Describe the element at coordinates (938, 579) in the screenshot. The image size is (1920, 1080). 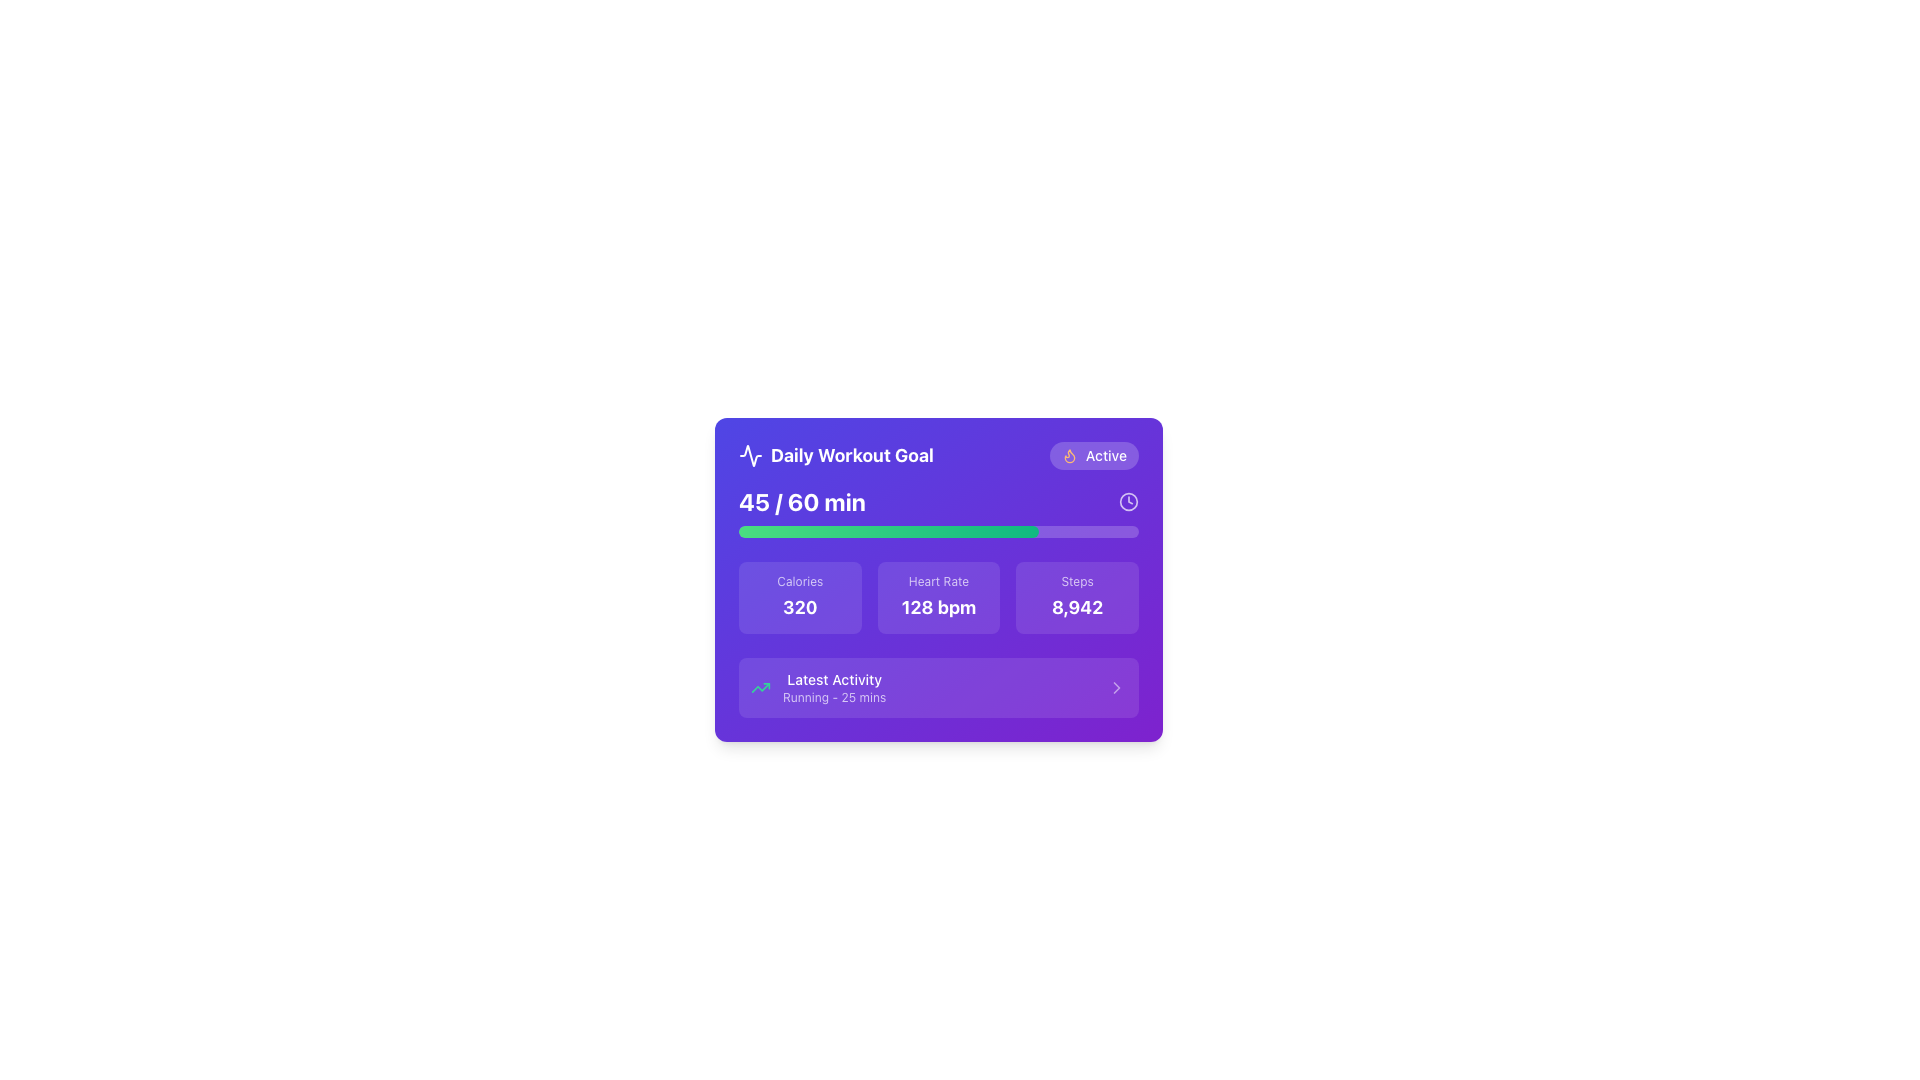
I see `the Information panel that summarizes daily workout goals and achievements, positioned centrally within the interface, to access related elements outside` at that location.